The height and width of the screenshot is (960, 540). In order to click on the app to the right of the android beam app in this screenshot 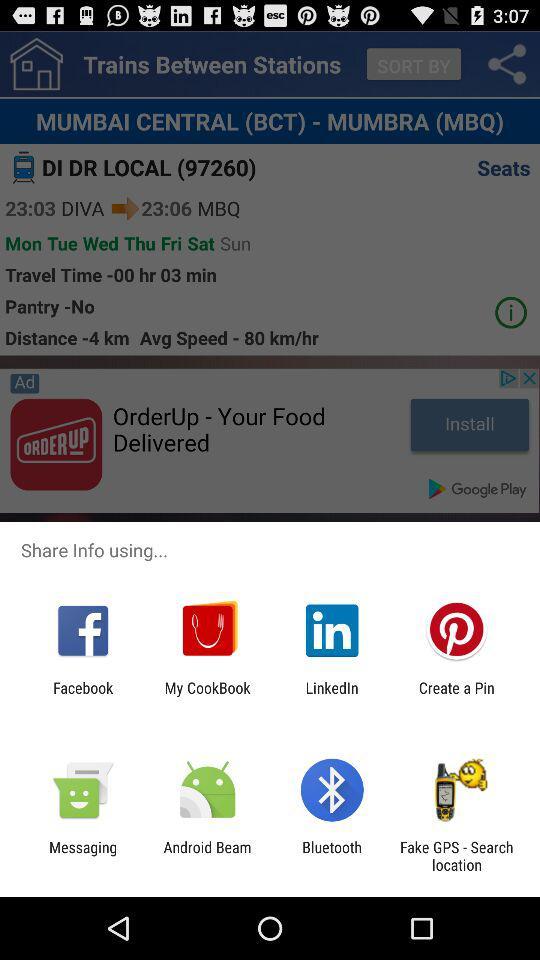, I will do `click(332, 855)`.